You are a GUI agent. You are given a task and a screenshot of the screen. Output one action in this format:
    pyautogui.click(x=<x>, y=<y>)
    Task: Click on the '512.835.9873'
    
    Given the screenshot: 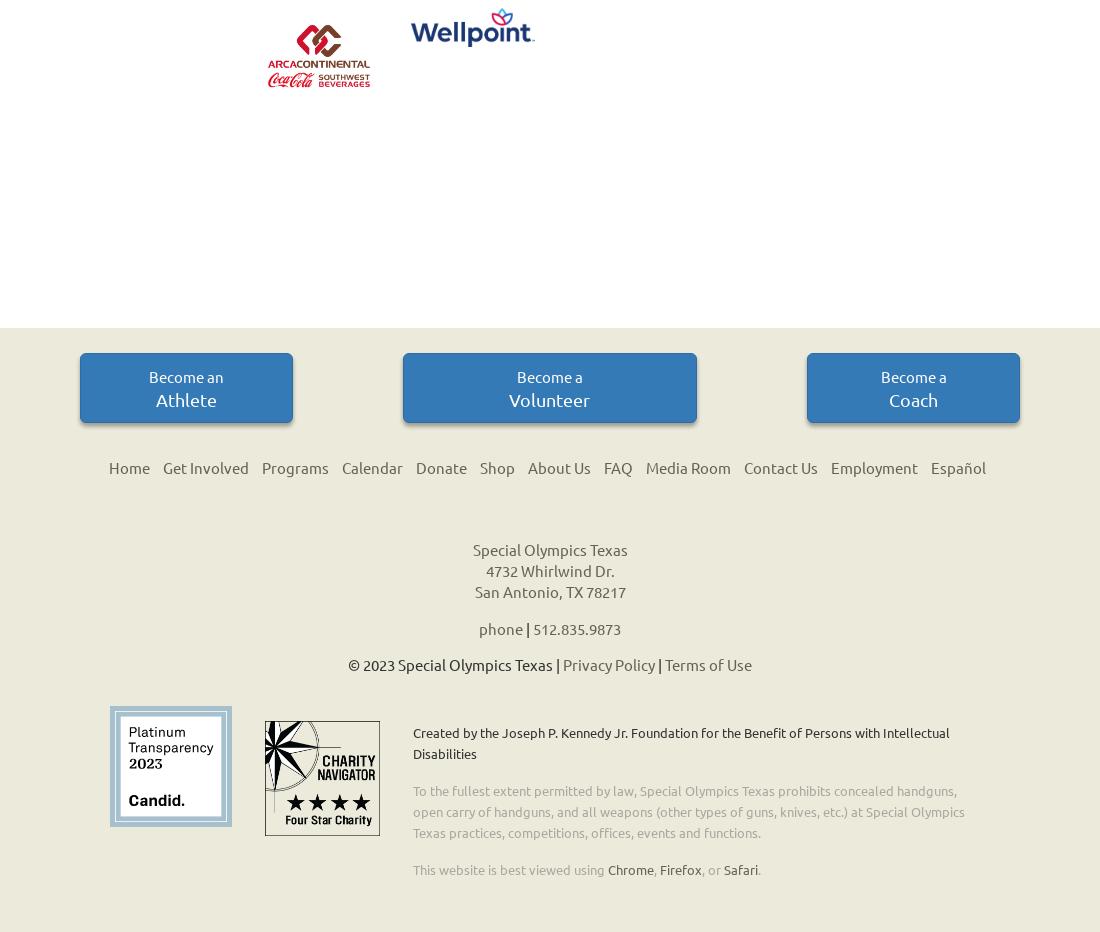 What is the action you would take?
    pyautogui.click(x=532, y=626)
    